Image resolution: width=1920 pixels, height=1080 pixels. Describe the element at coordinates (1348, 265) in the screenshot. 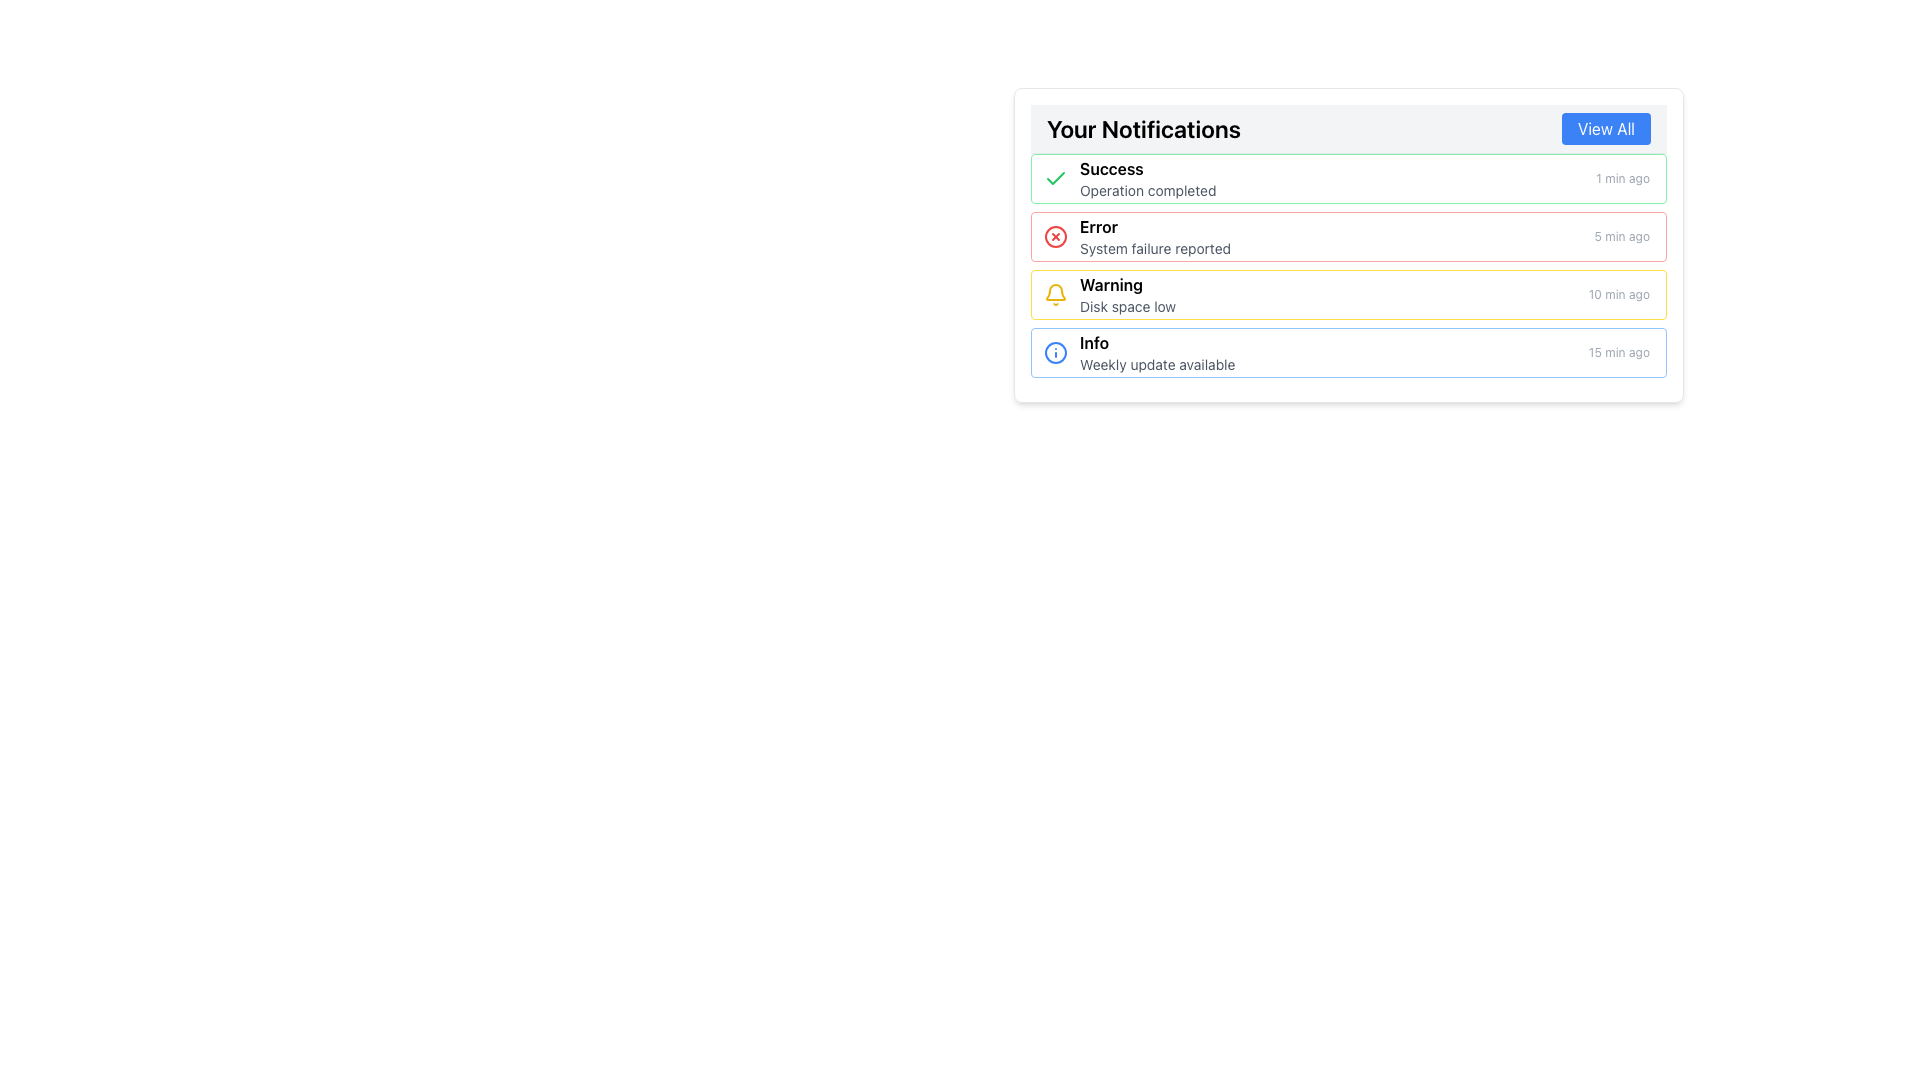

I see `the second notification item in the 'Your Notifications' section that indicates an error occurrence` at that location.